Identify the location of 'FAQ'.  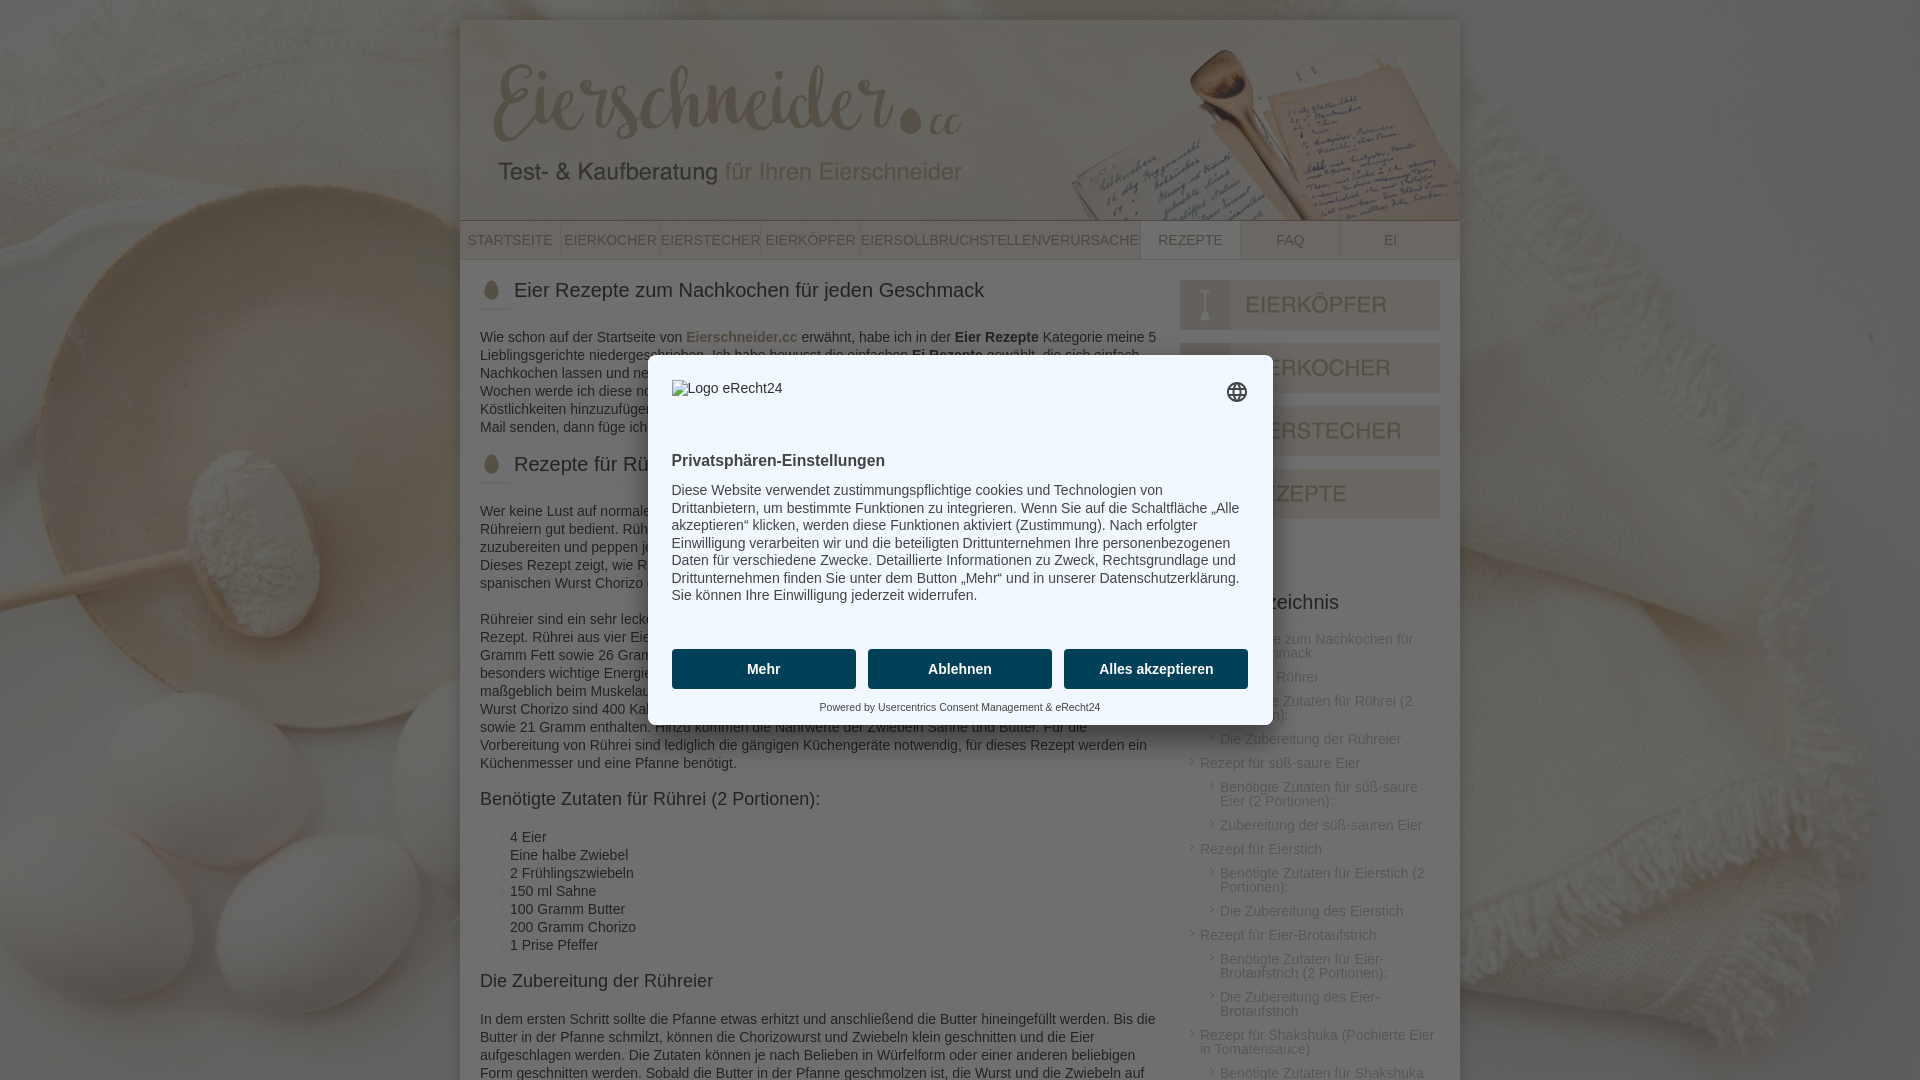
(1290, 238).